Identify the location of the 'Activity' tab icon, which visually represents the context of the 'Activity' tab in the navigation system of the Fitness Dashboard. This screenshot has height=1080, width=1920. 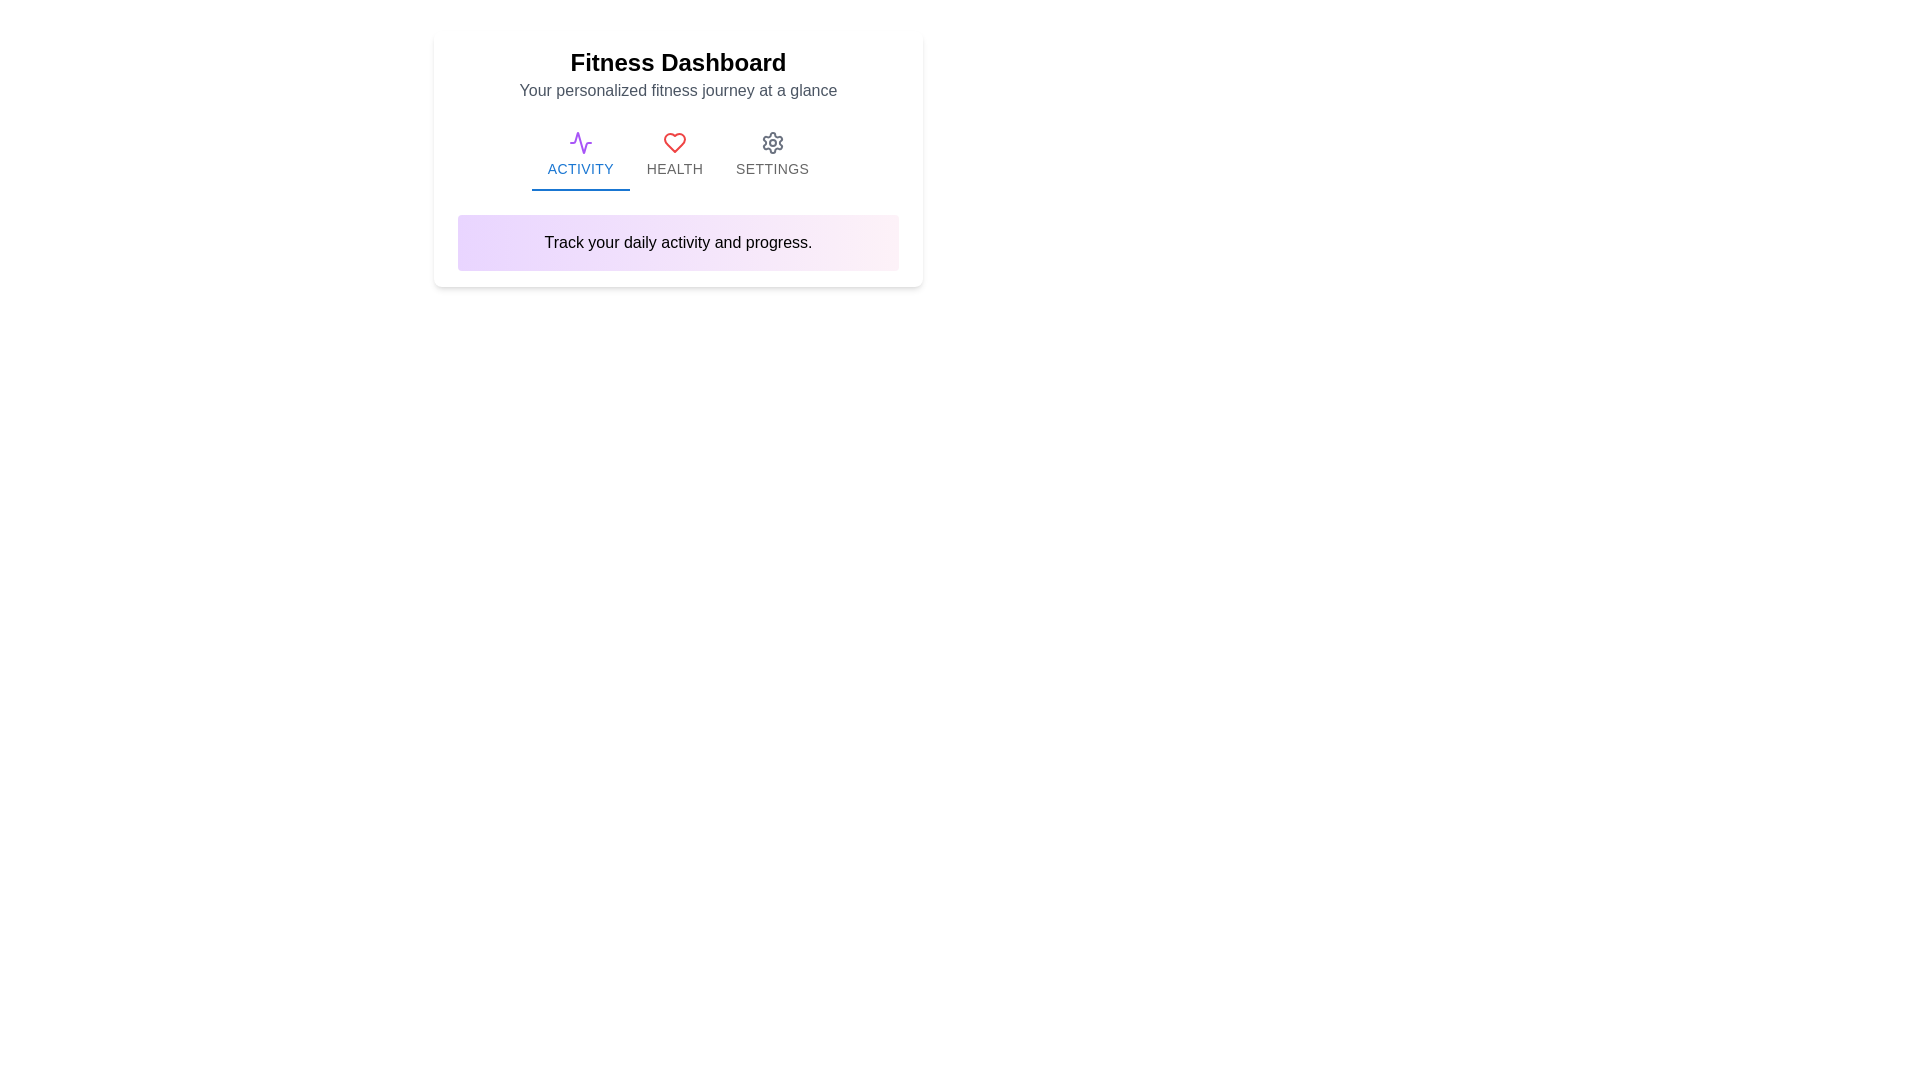
(579, 142).